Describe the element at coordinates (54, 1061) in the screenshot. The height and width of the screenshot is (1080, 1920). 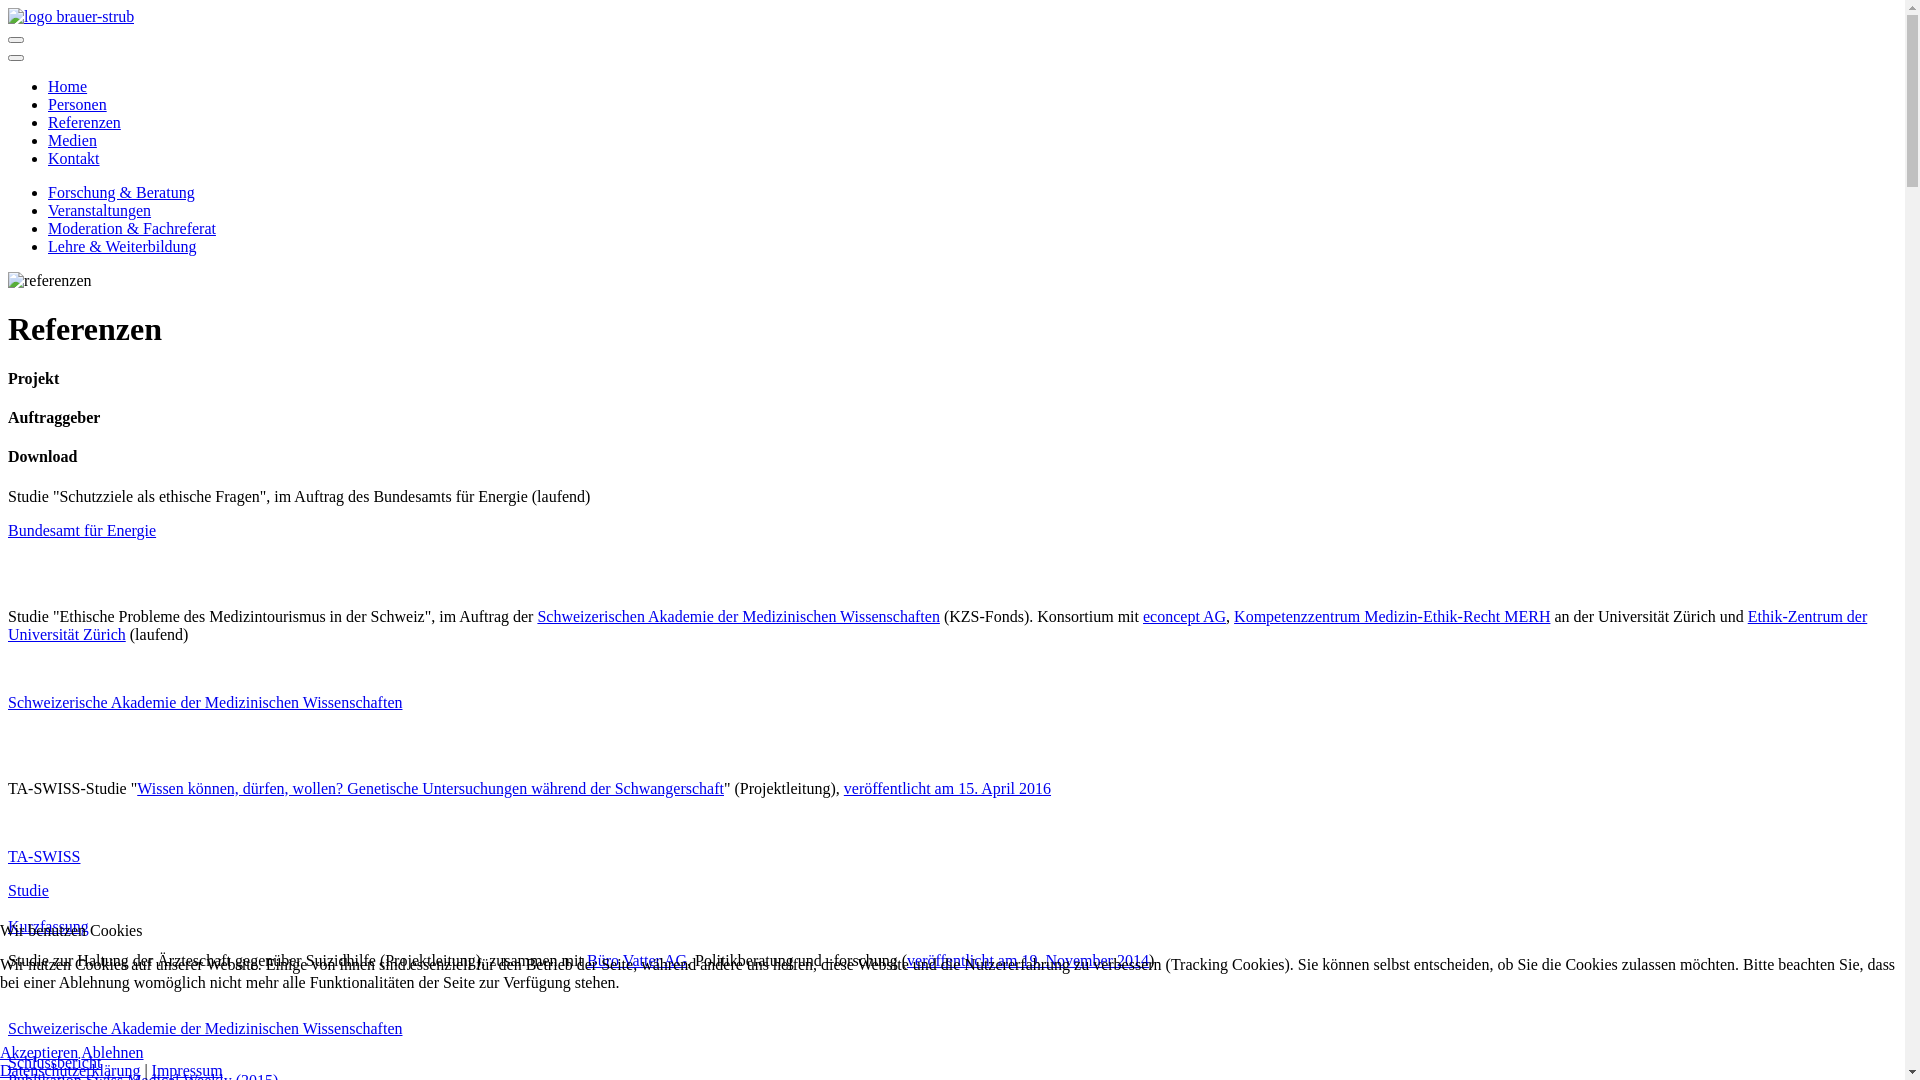
I see `'Schlussbericht'` at that location.